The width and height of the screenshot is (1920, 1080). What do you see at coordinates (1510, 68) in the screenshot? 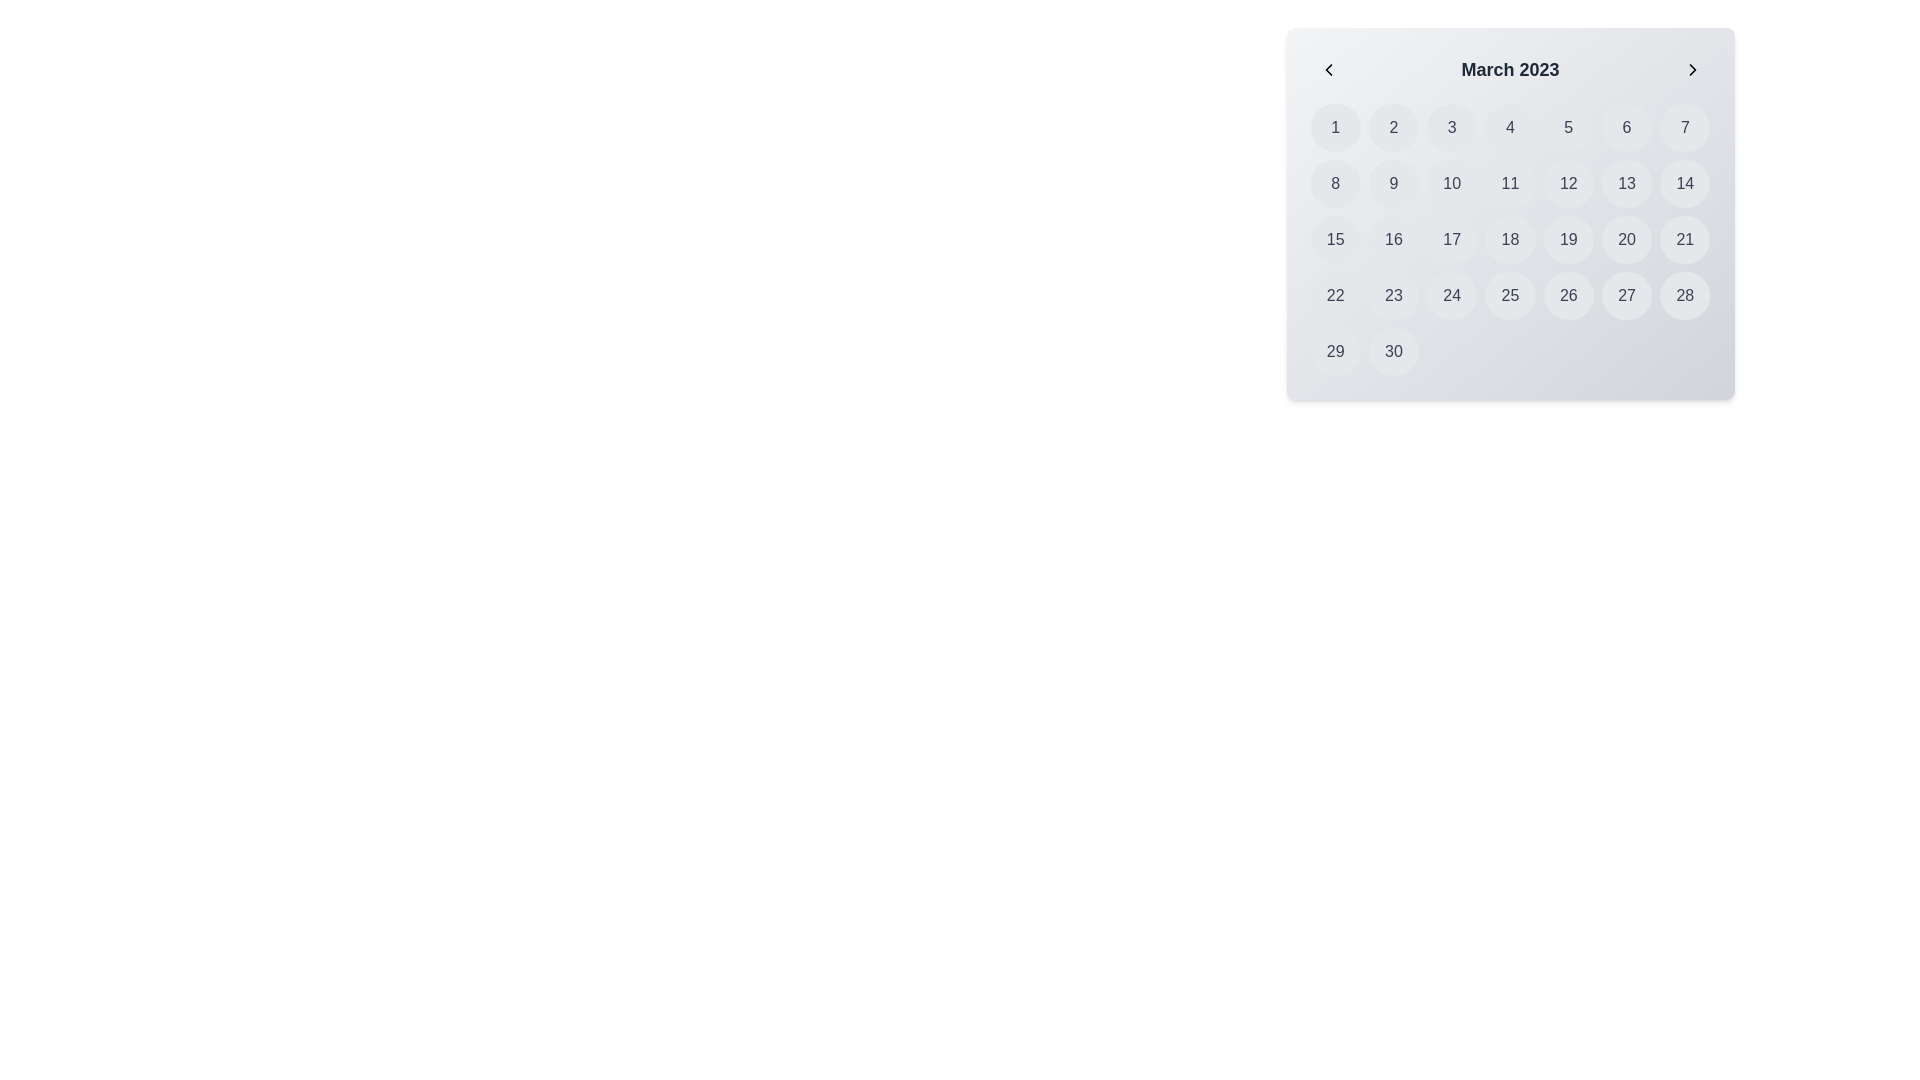
I see `the header displaying 'March 2023'` at bounding box center [1510, 68].